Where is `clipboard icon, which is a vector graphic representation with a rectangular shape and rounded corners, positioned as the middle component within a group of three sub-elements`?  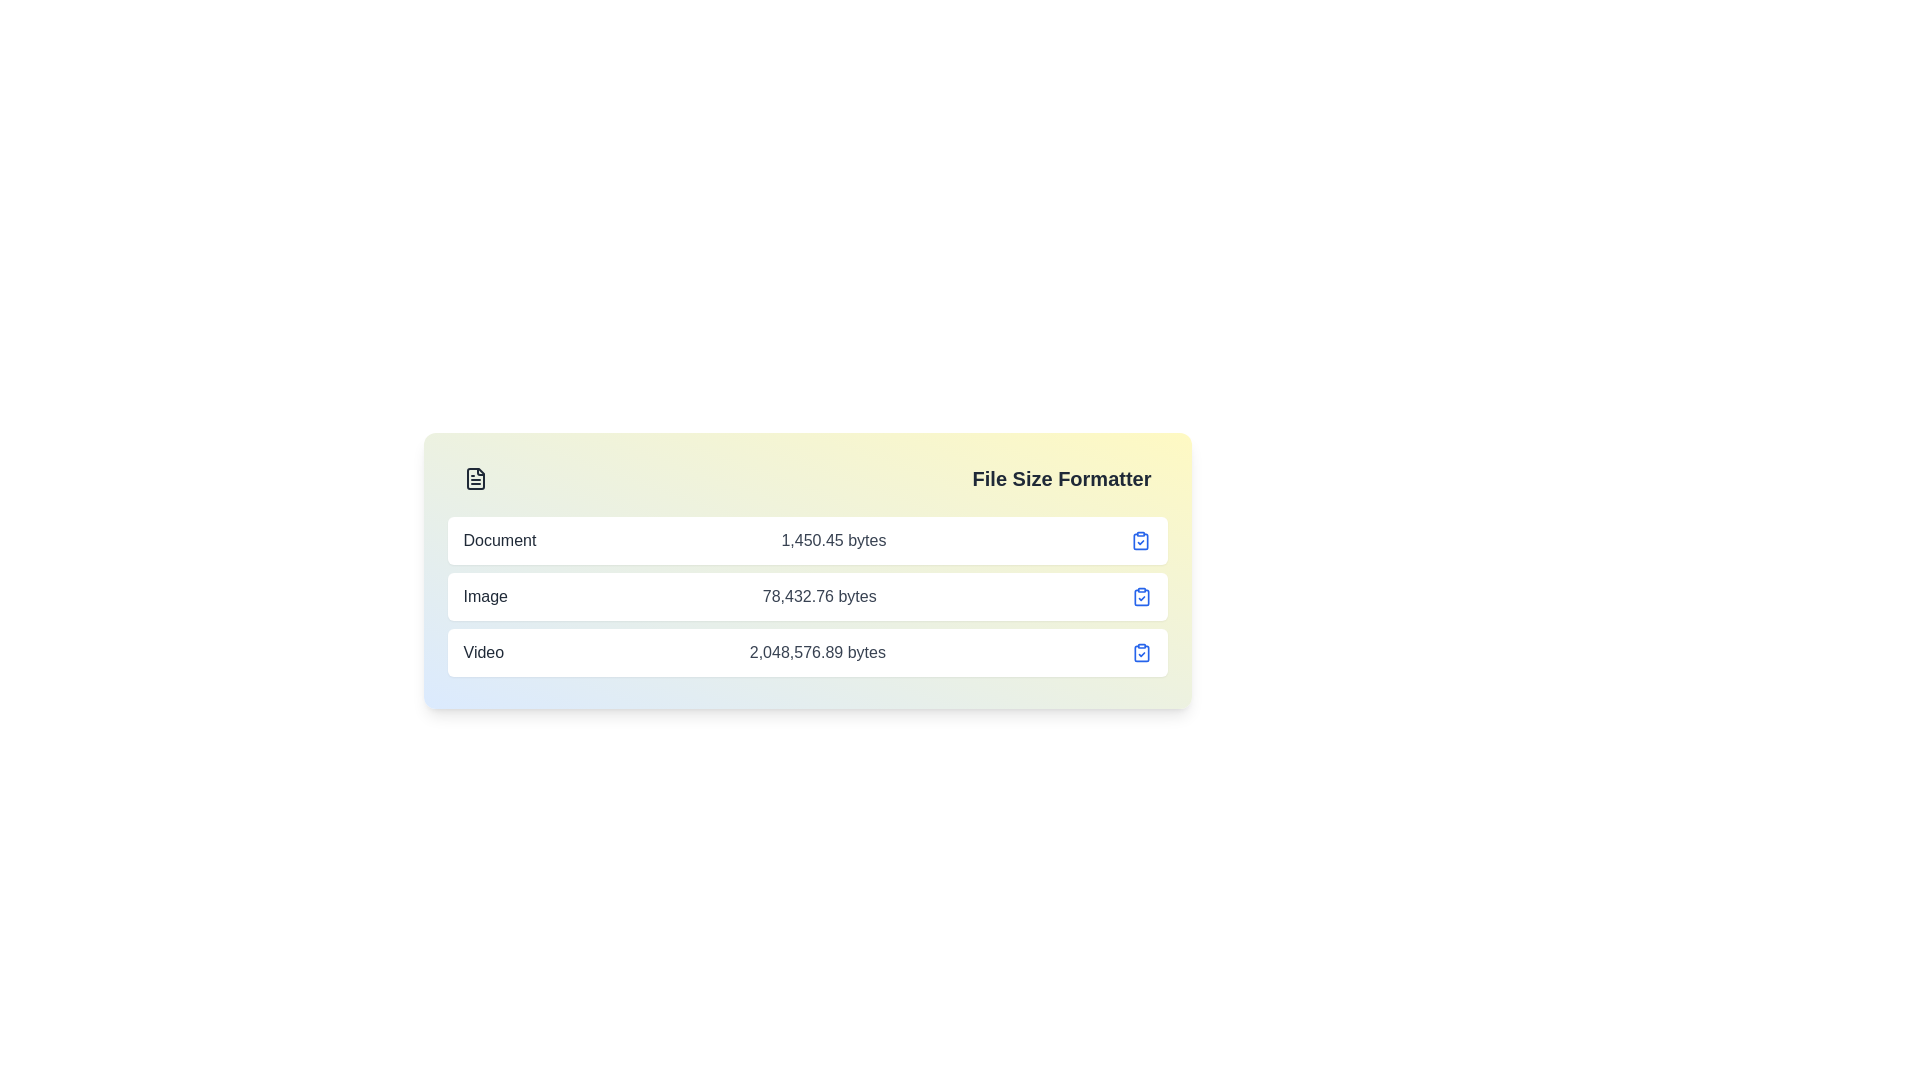 clipboard icon, which is a vector graphic representation with a rectangular shape and rounded corners, positioned as the middle component within a group of three sub-elements is located at coordinates (1141, 596).